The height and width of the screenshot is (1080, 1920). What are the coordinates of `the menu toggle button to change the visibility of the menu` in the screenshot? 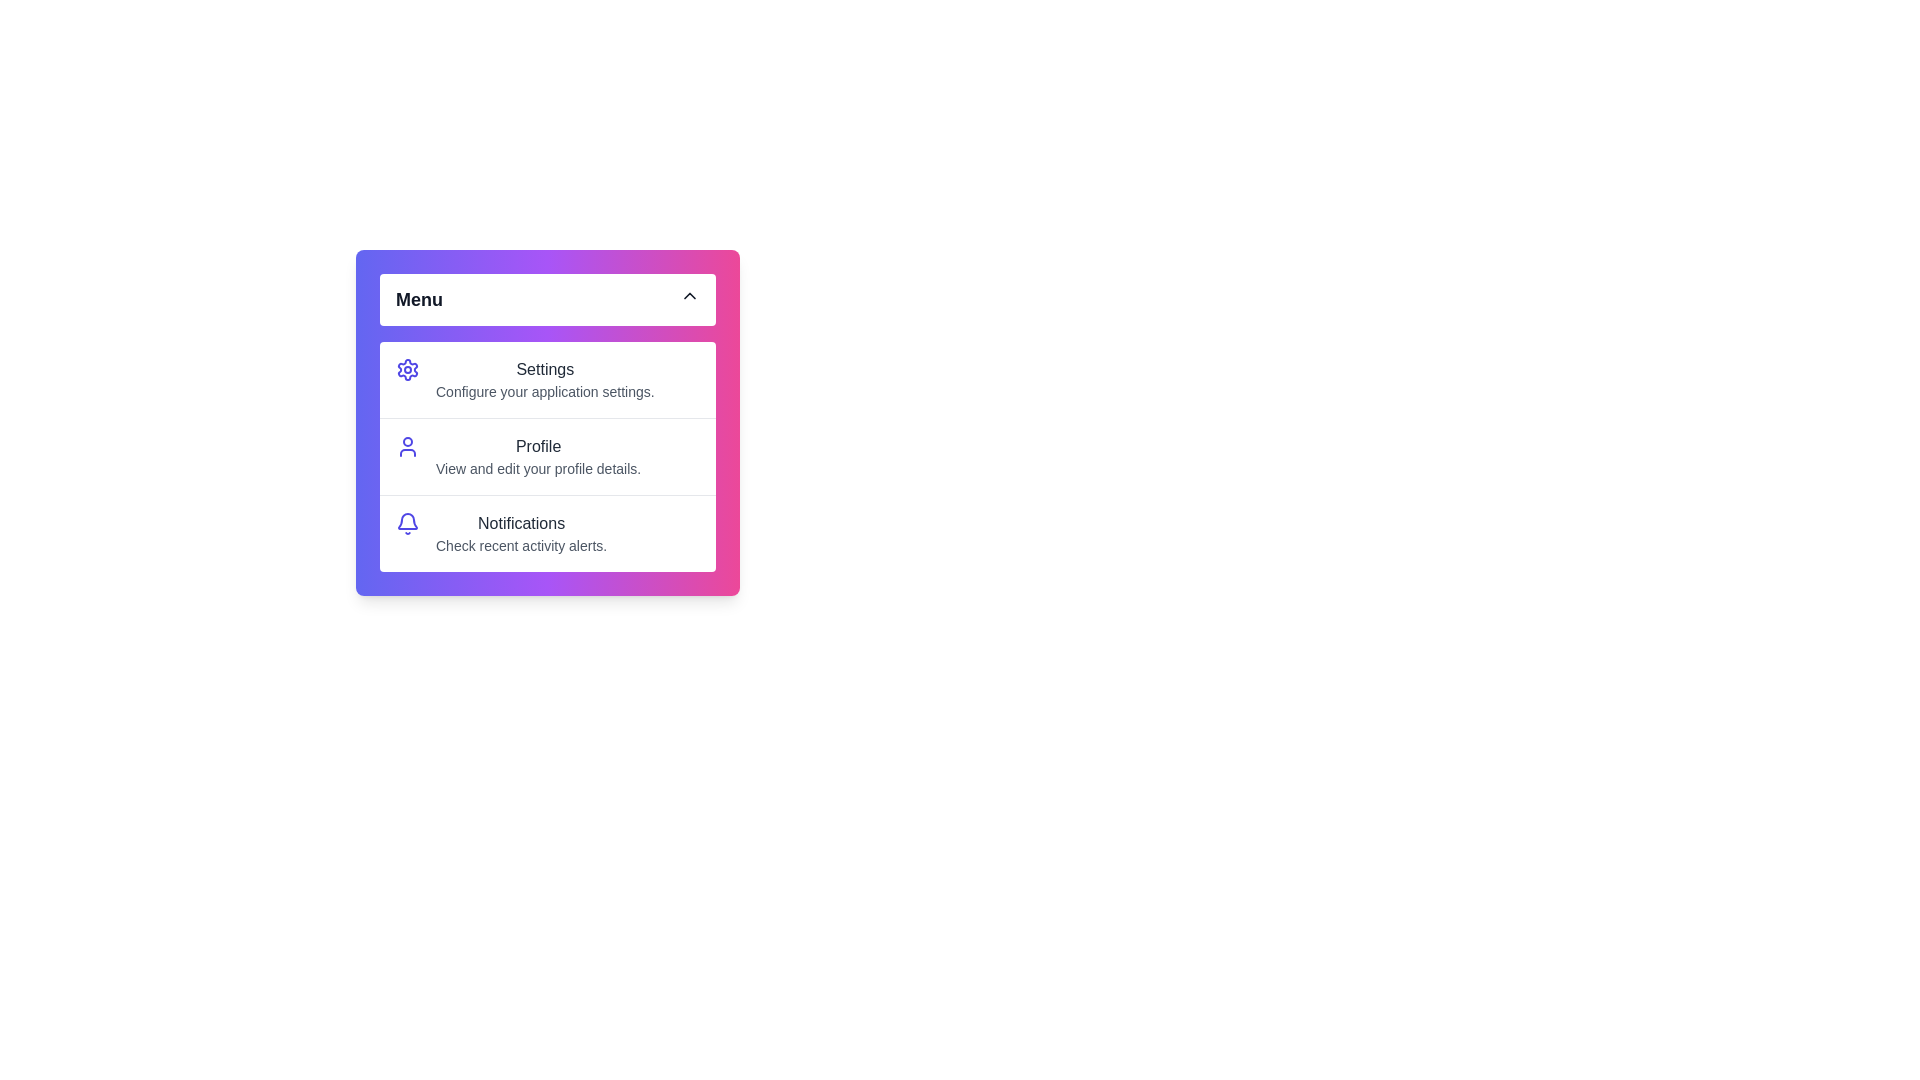 It's located at (547, 300).